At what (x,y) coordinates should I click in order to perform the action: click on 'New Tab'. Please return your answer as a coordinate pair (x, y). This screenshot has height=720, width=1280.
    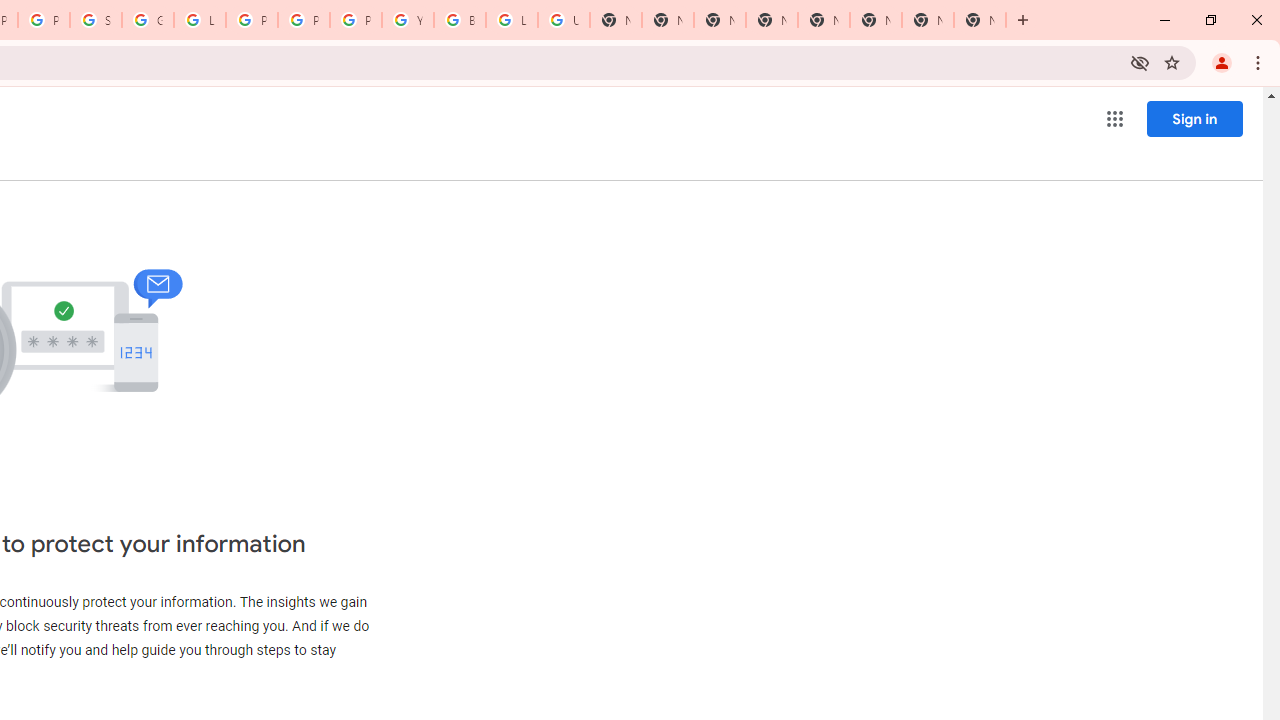
    Looking at the image, I should click on (979, 20).